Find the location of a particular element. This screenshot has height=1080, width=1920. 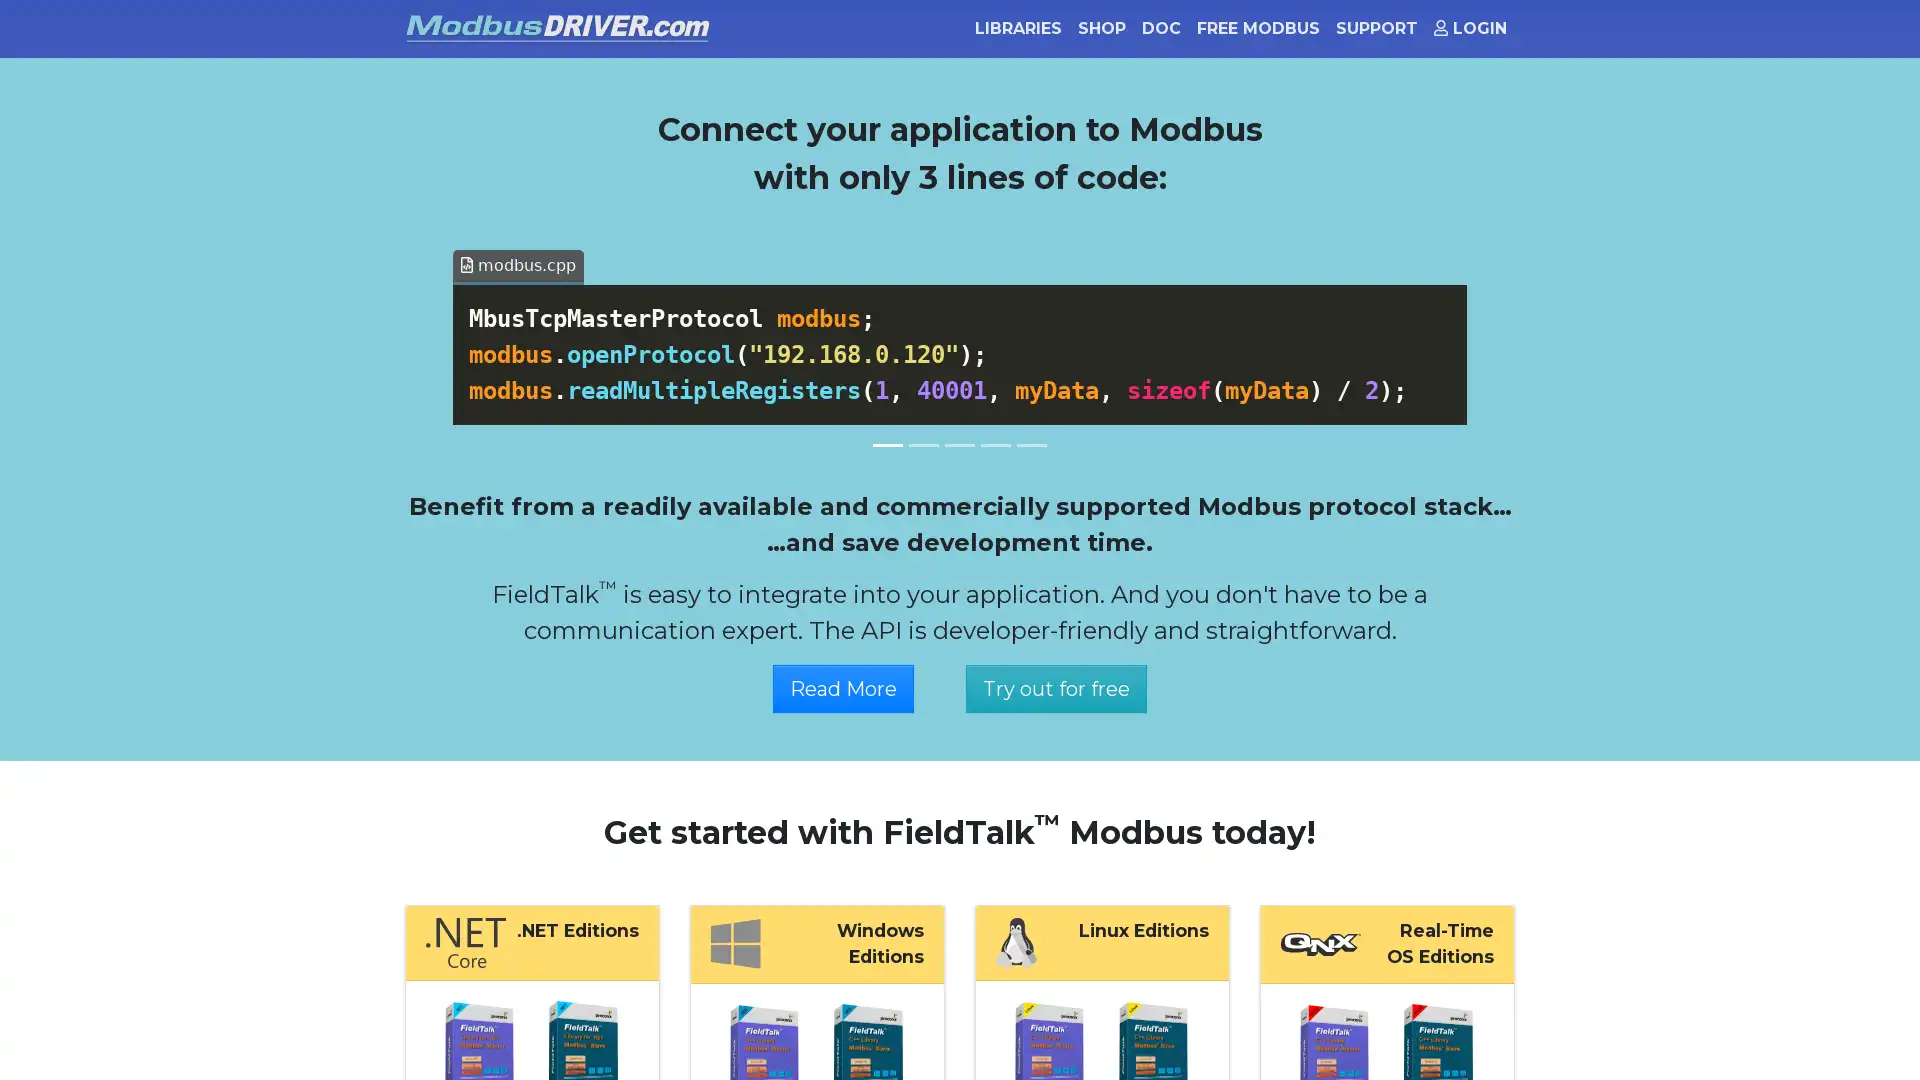

Try out for free is located at coordinates (1055, 686).